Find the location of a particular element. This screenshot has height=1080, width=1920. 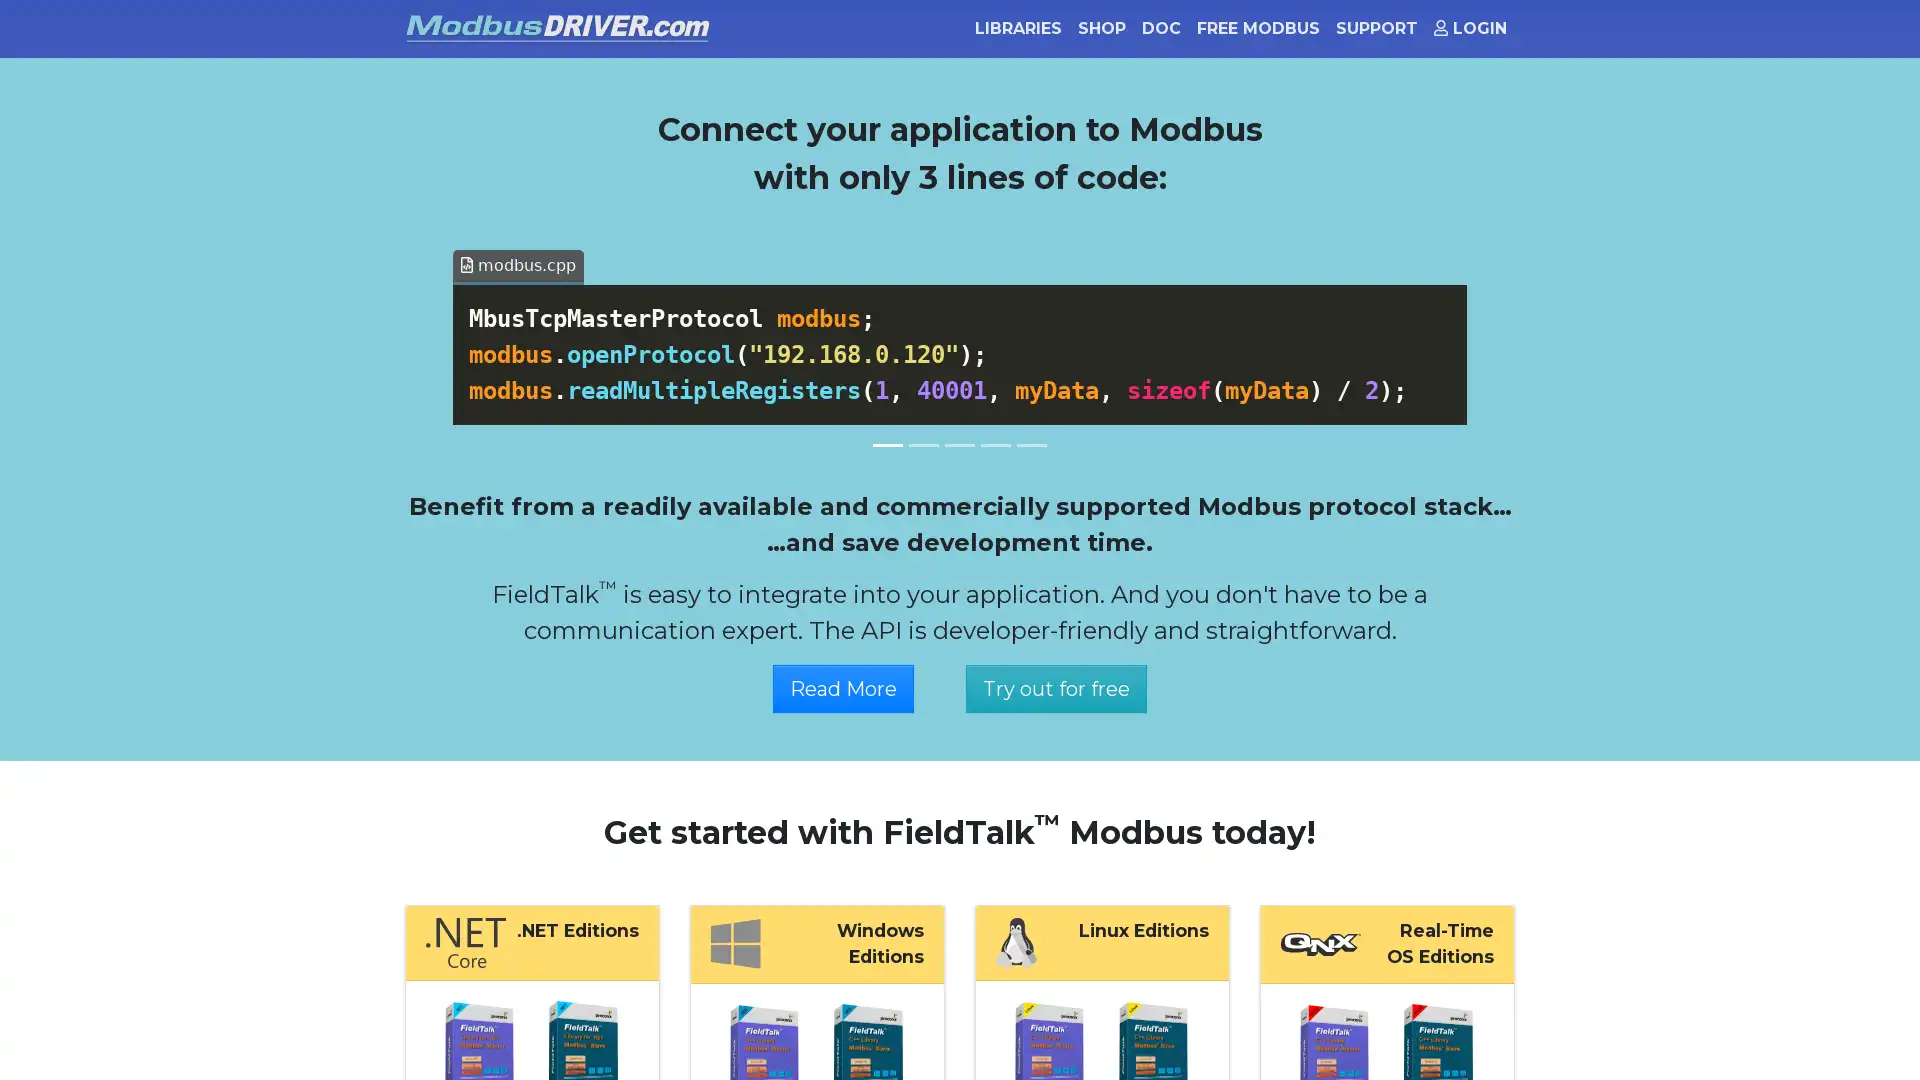

Try out for free is located at coordinates (1055, 686).